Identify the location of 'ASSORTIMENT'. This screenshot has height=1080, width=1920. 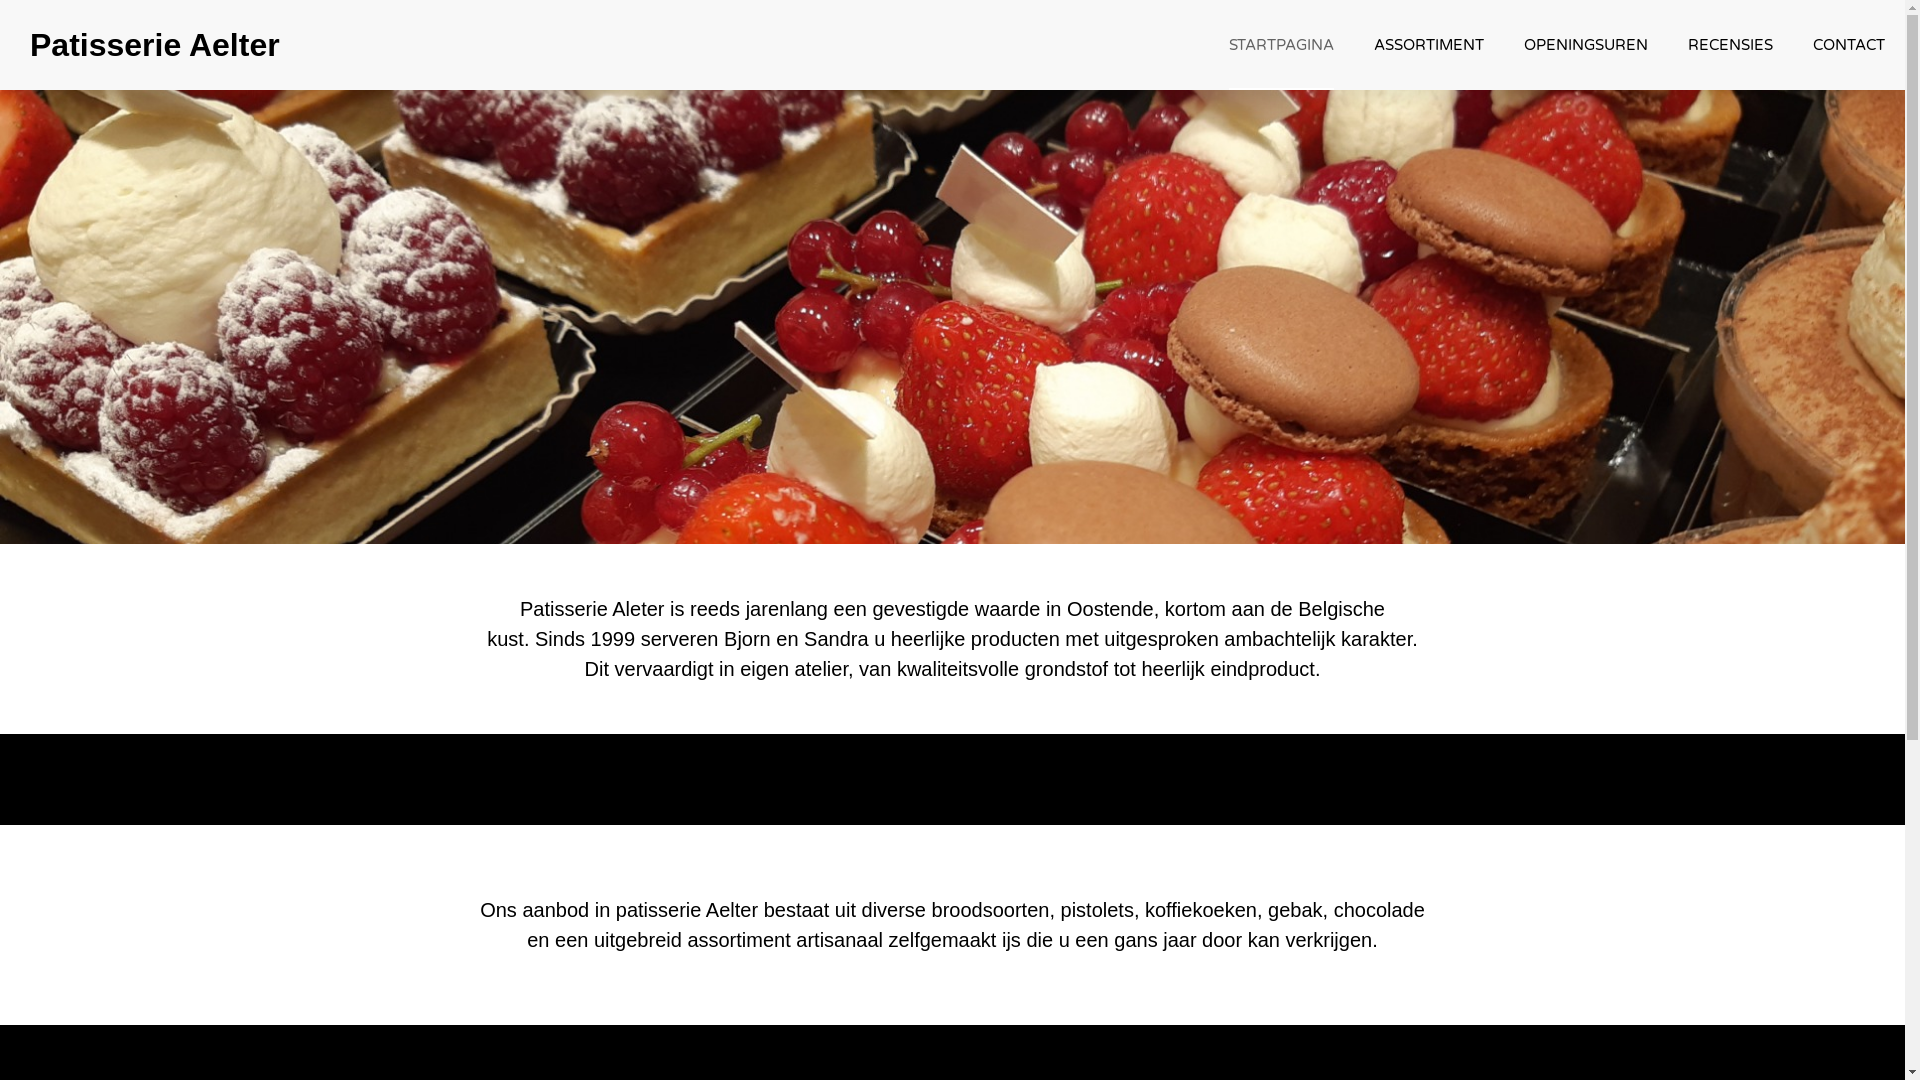
(1428, 45).